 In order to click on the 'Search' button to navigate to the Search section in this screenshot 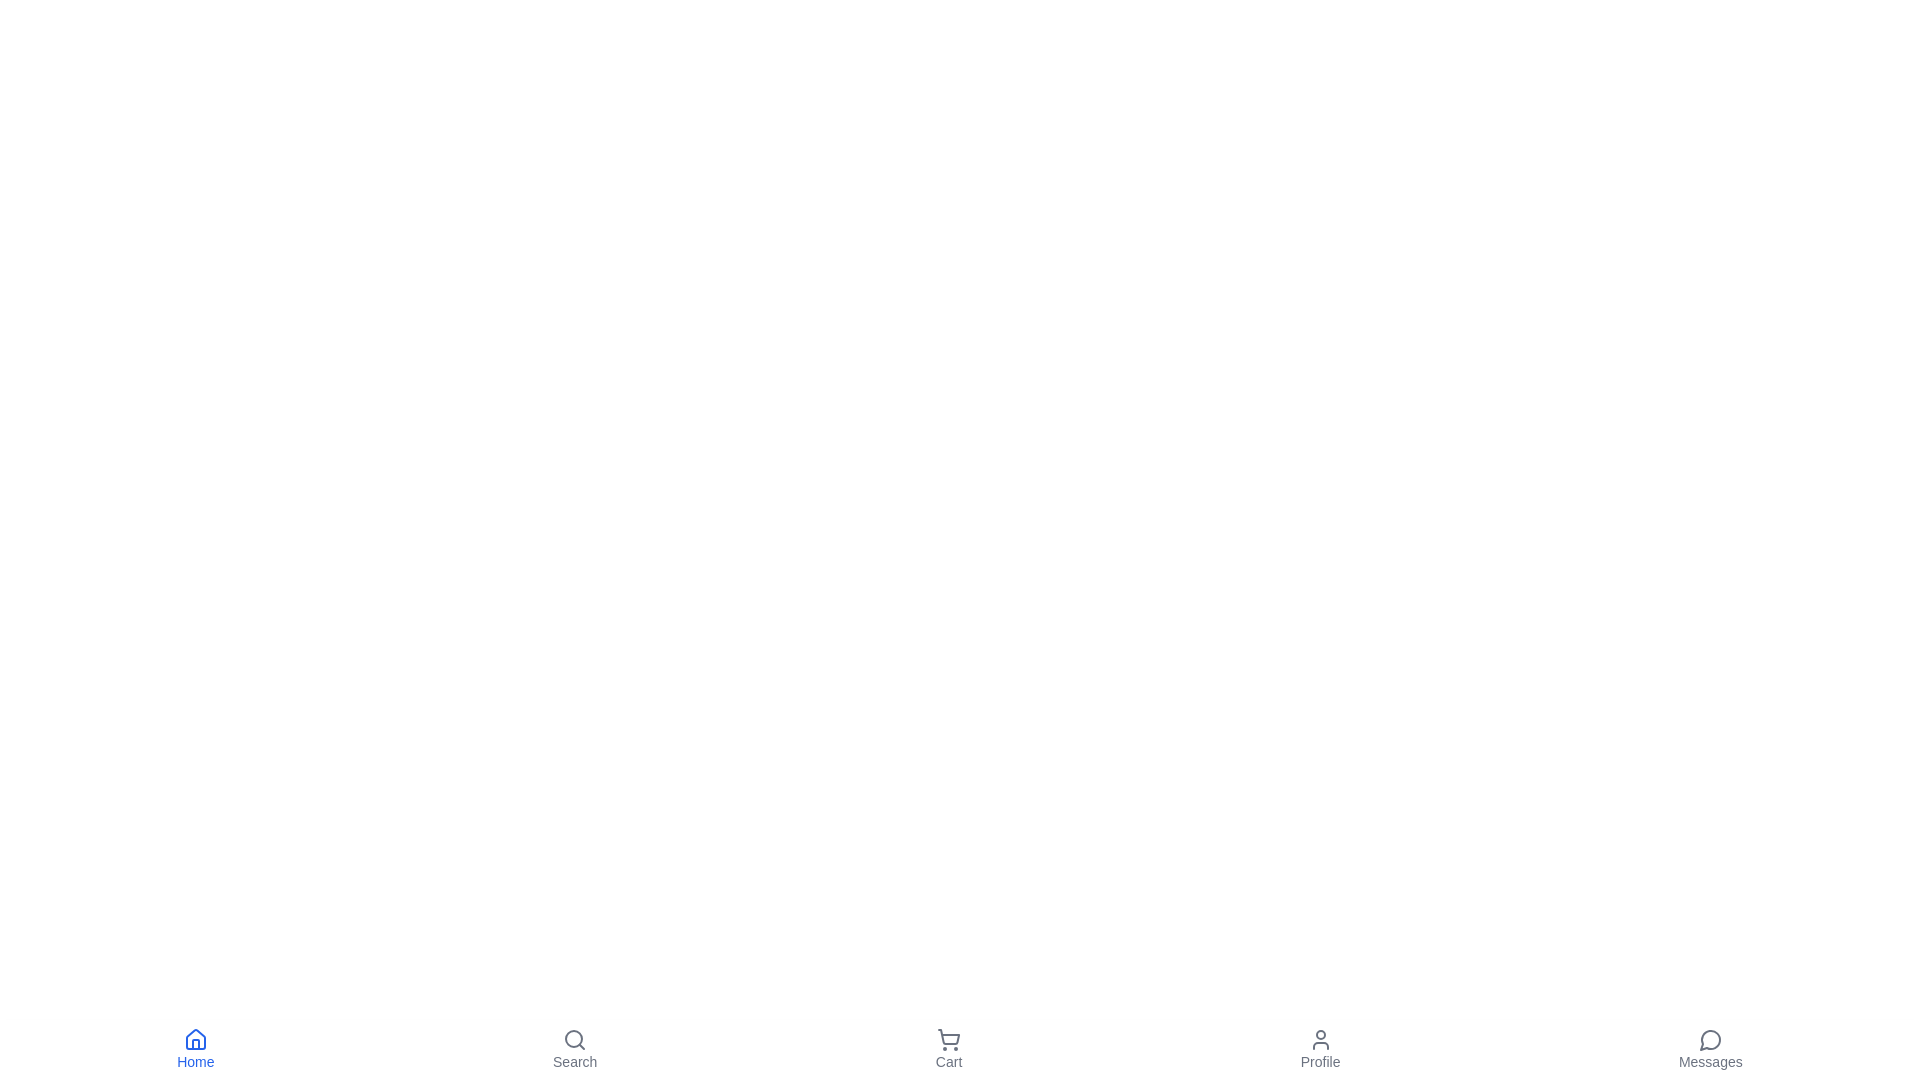, I will do `click(574, 1048)`.